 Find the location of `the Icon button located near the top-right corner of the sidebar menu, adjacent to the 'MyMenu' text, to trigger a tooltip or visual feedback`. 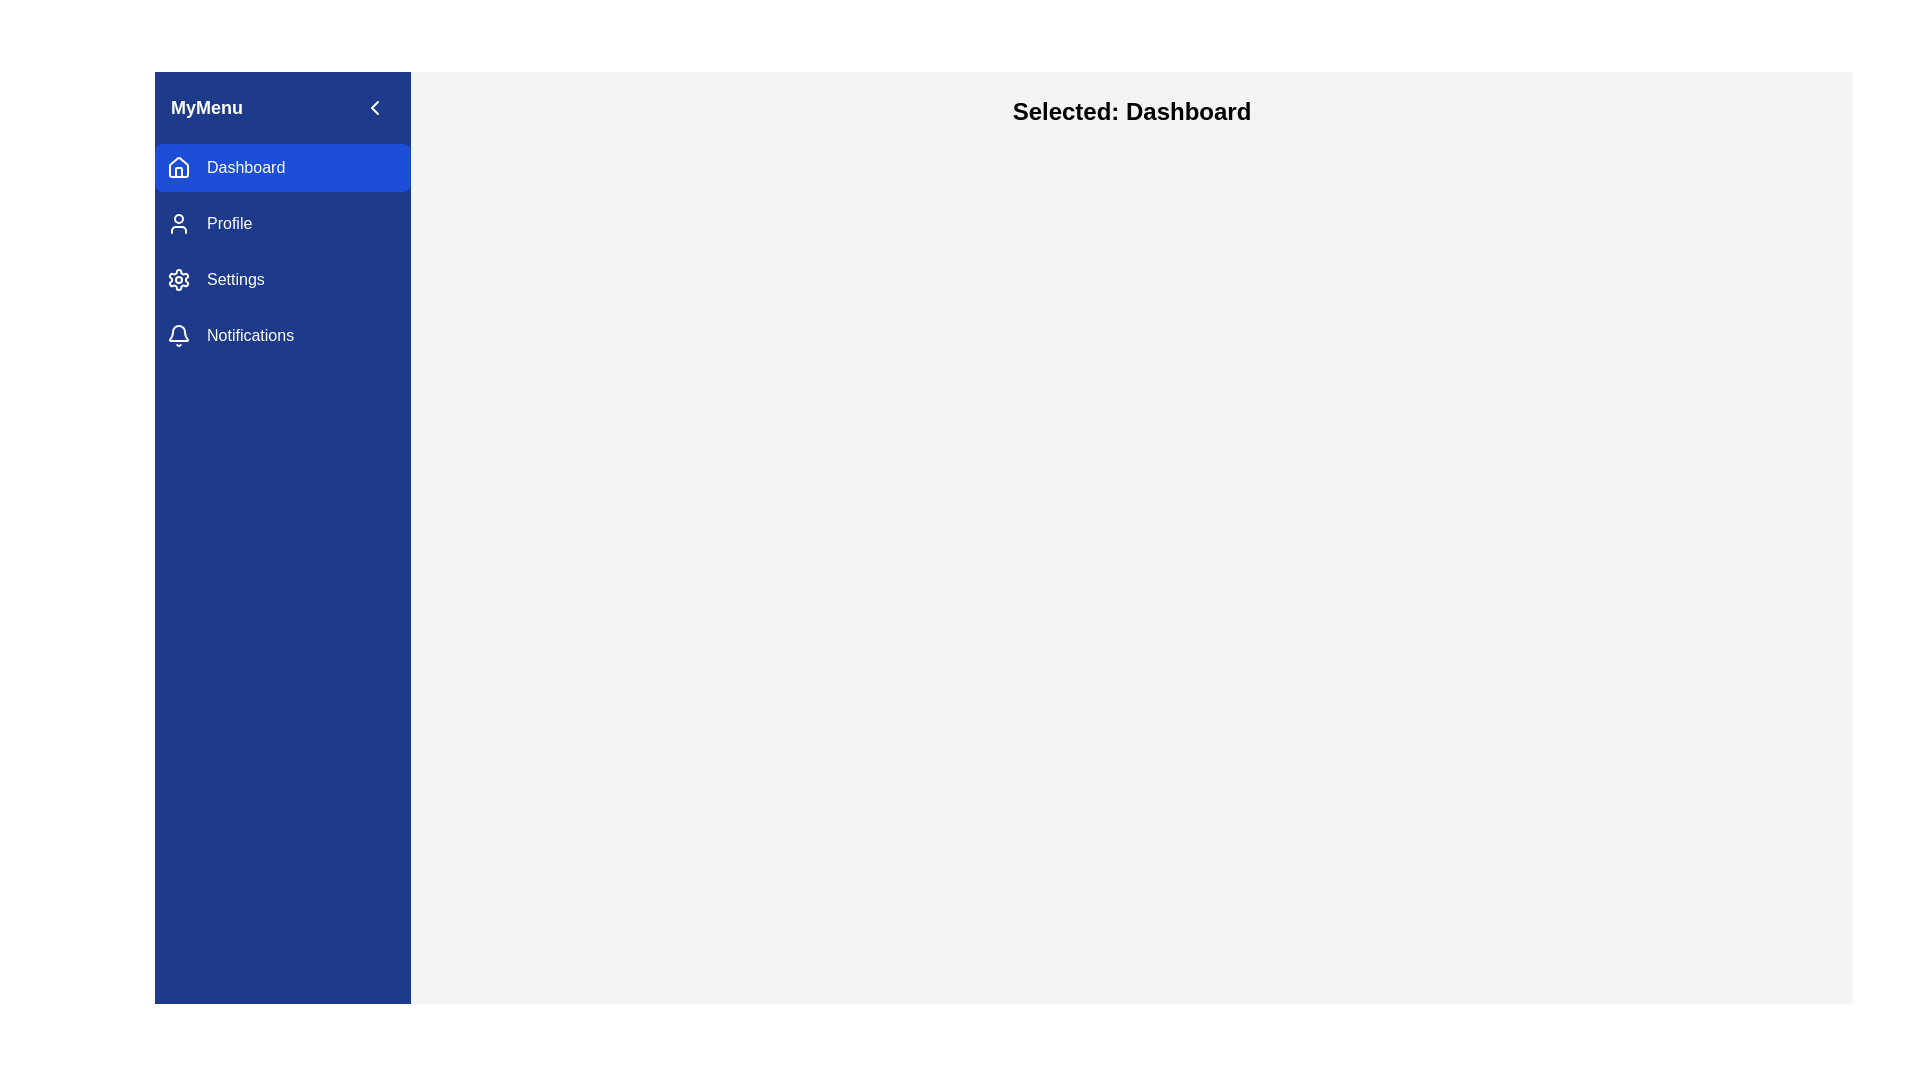

the Icon button located near the top-right corner of the sidebar menu, adjacent to the 'MyMenu' text, to trigger a tooltip or visual feedback is located at coordinates (374, 108).